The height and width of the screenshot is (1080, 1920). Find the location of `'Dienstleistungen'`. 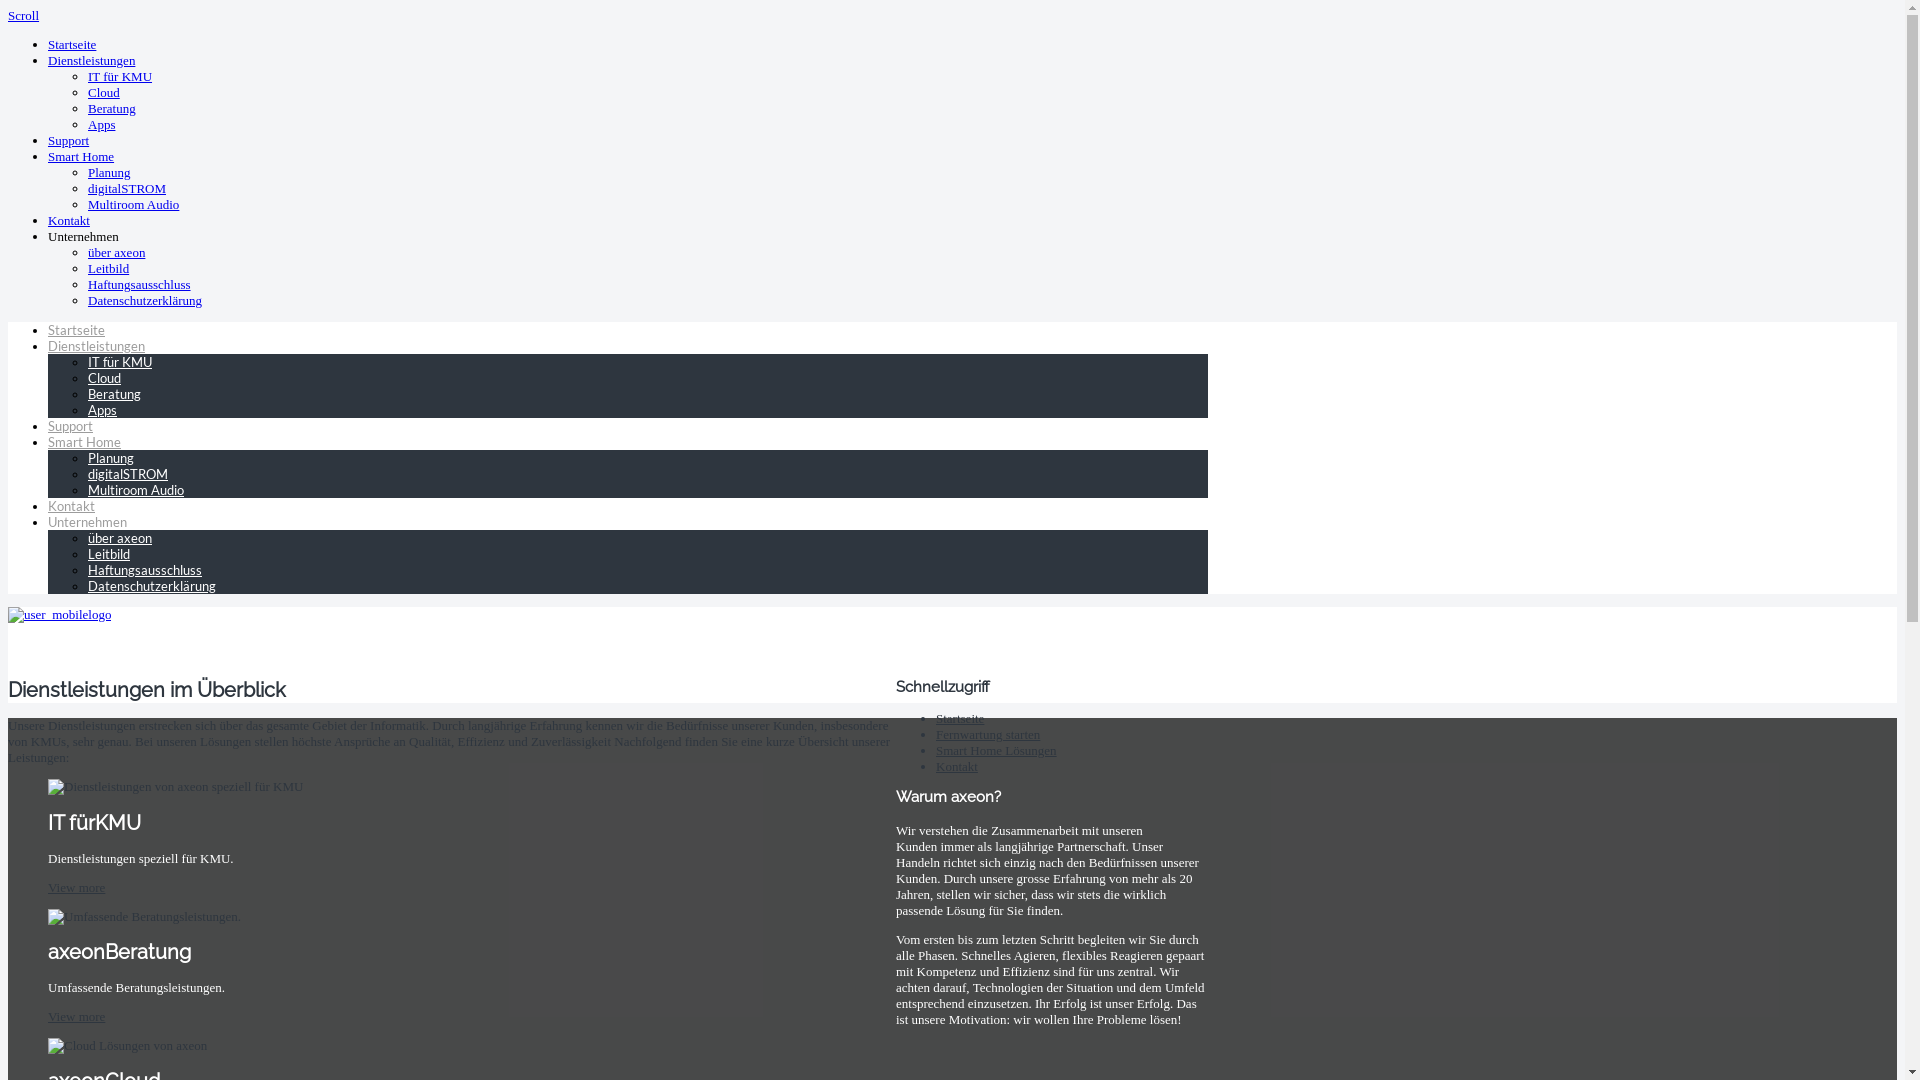

'Dienstleistungen' is located at coordinates (95, 345).